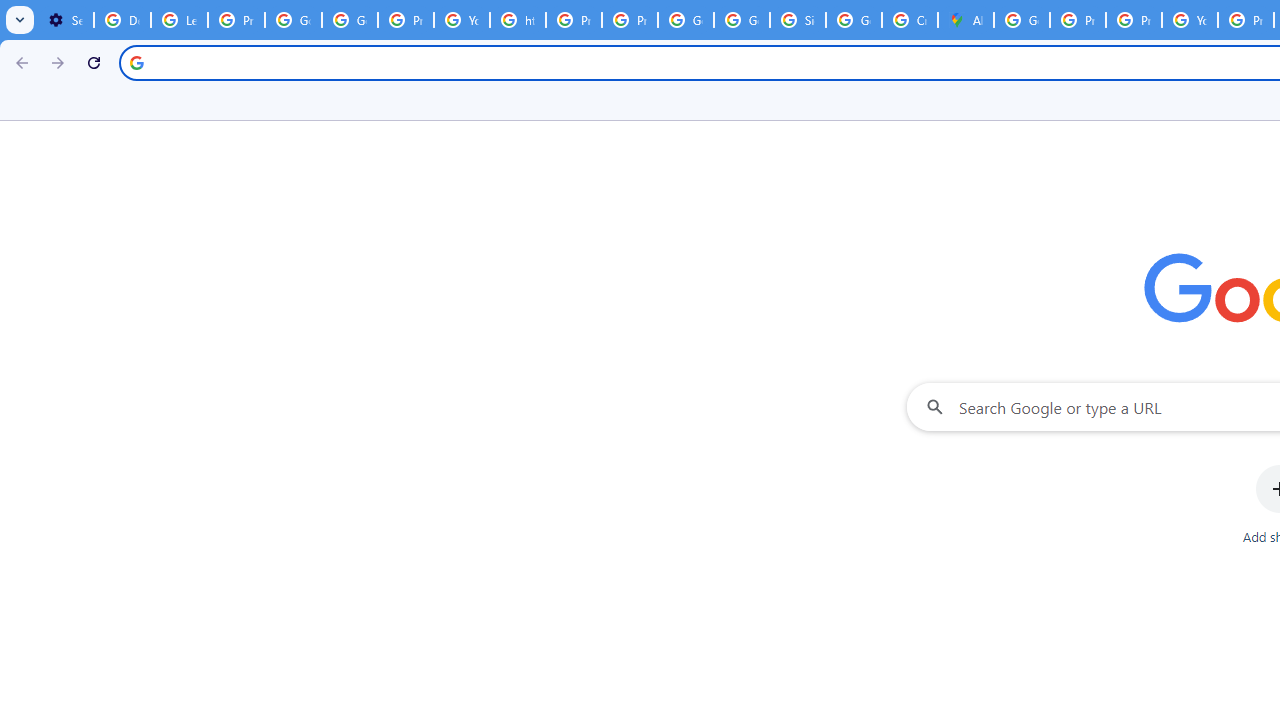  Describe the element at coordinates (121, 20) in the screenshot. I see `'Delete photos & videos - Computer - Google Photos Help'` at that location.